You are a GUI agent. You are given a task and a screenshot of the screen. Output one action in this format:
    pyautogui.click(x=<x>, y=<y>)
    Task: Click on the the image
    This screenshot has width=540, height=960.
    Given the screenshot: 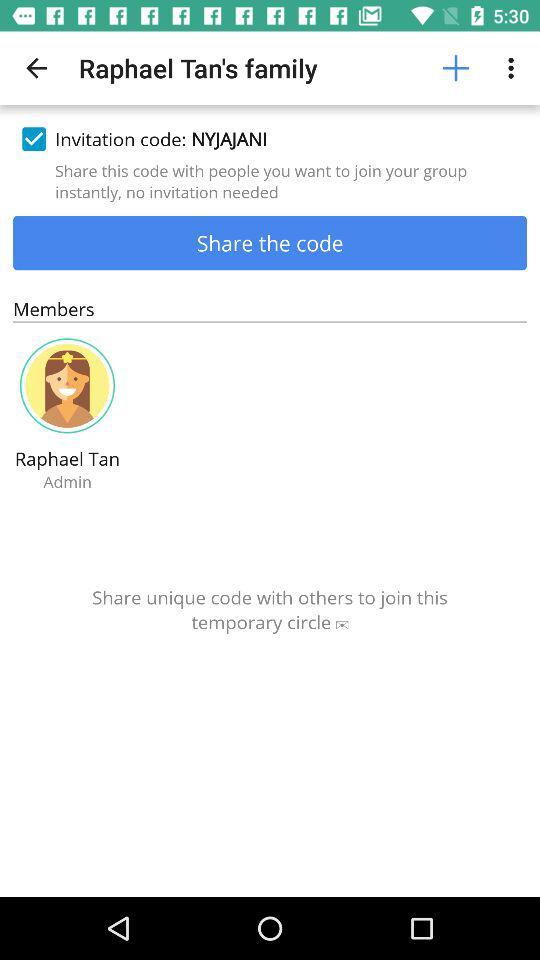 What is the action you would take?
    pyautogui.click(x=67, y=385)
    